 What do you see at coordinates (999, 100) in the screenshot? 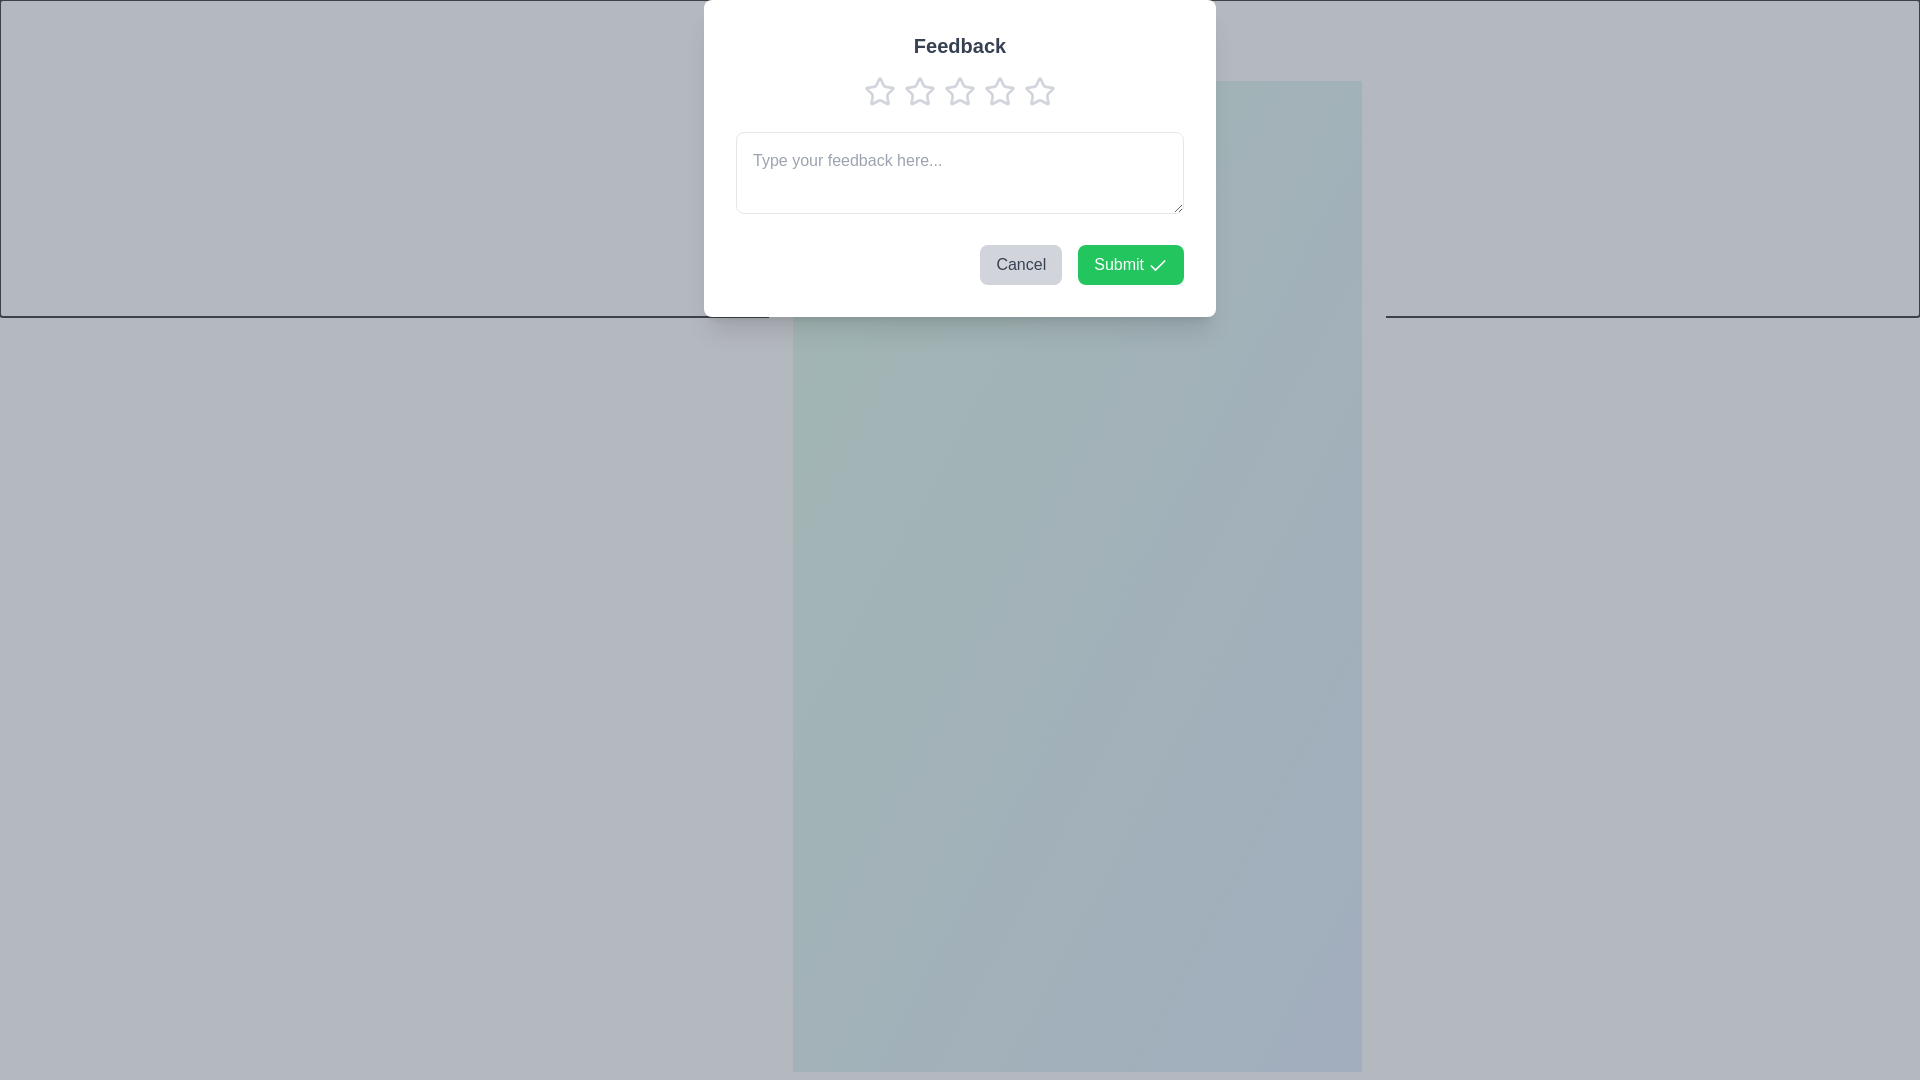
I see `the feedback rating to 5 stars by clicking the corresponding star button` at bounding box center [999, 100].